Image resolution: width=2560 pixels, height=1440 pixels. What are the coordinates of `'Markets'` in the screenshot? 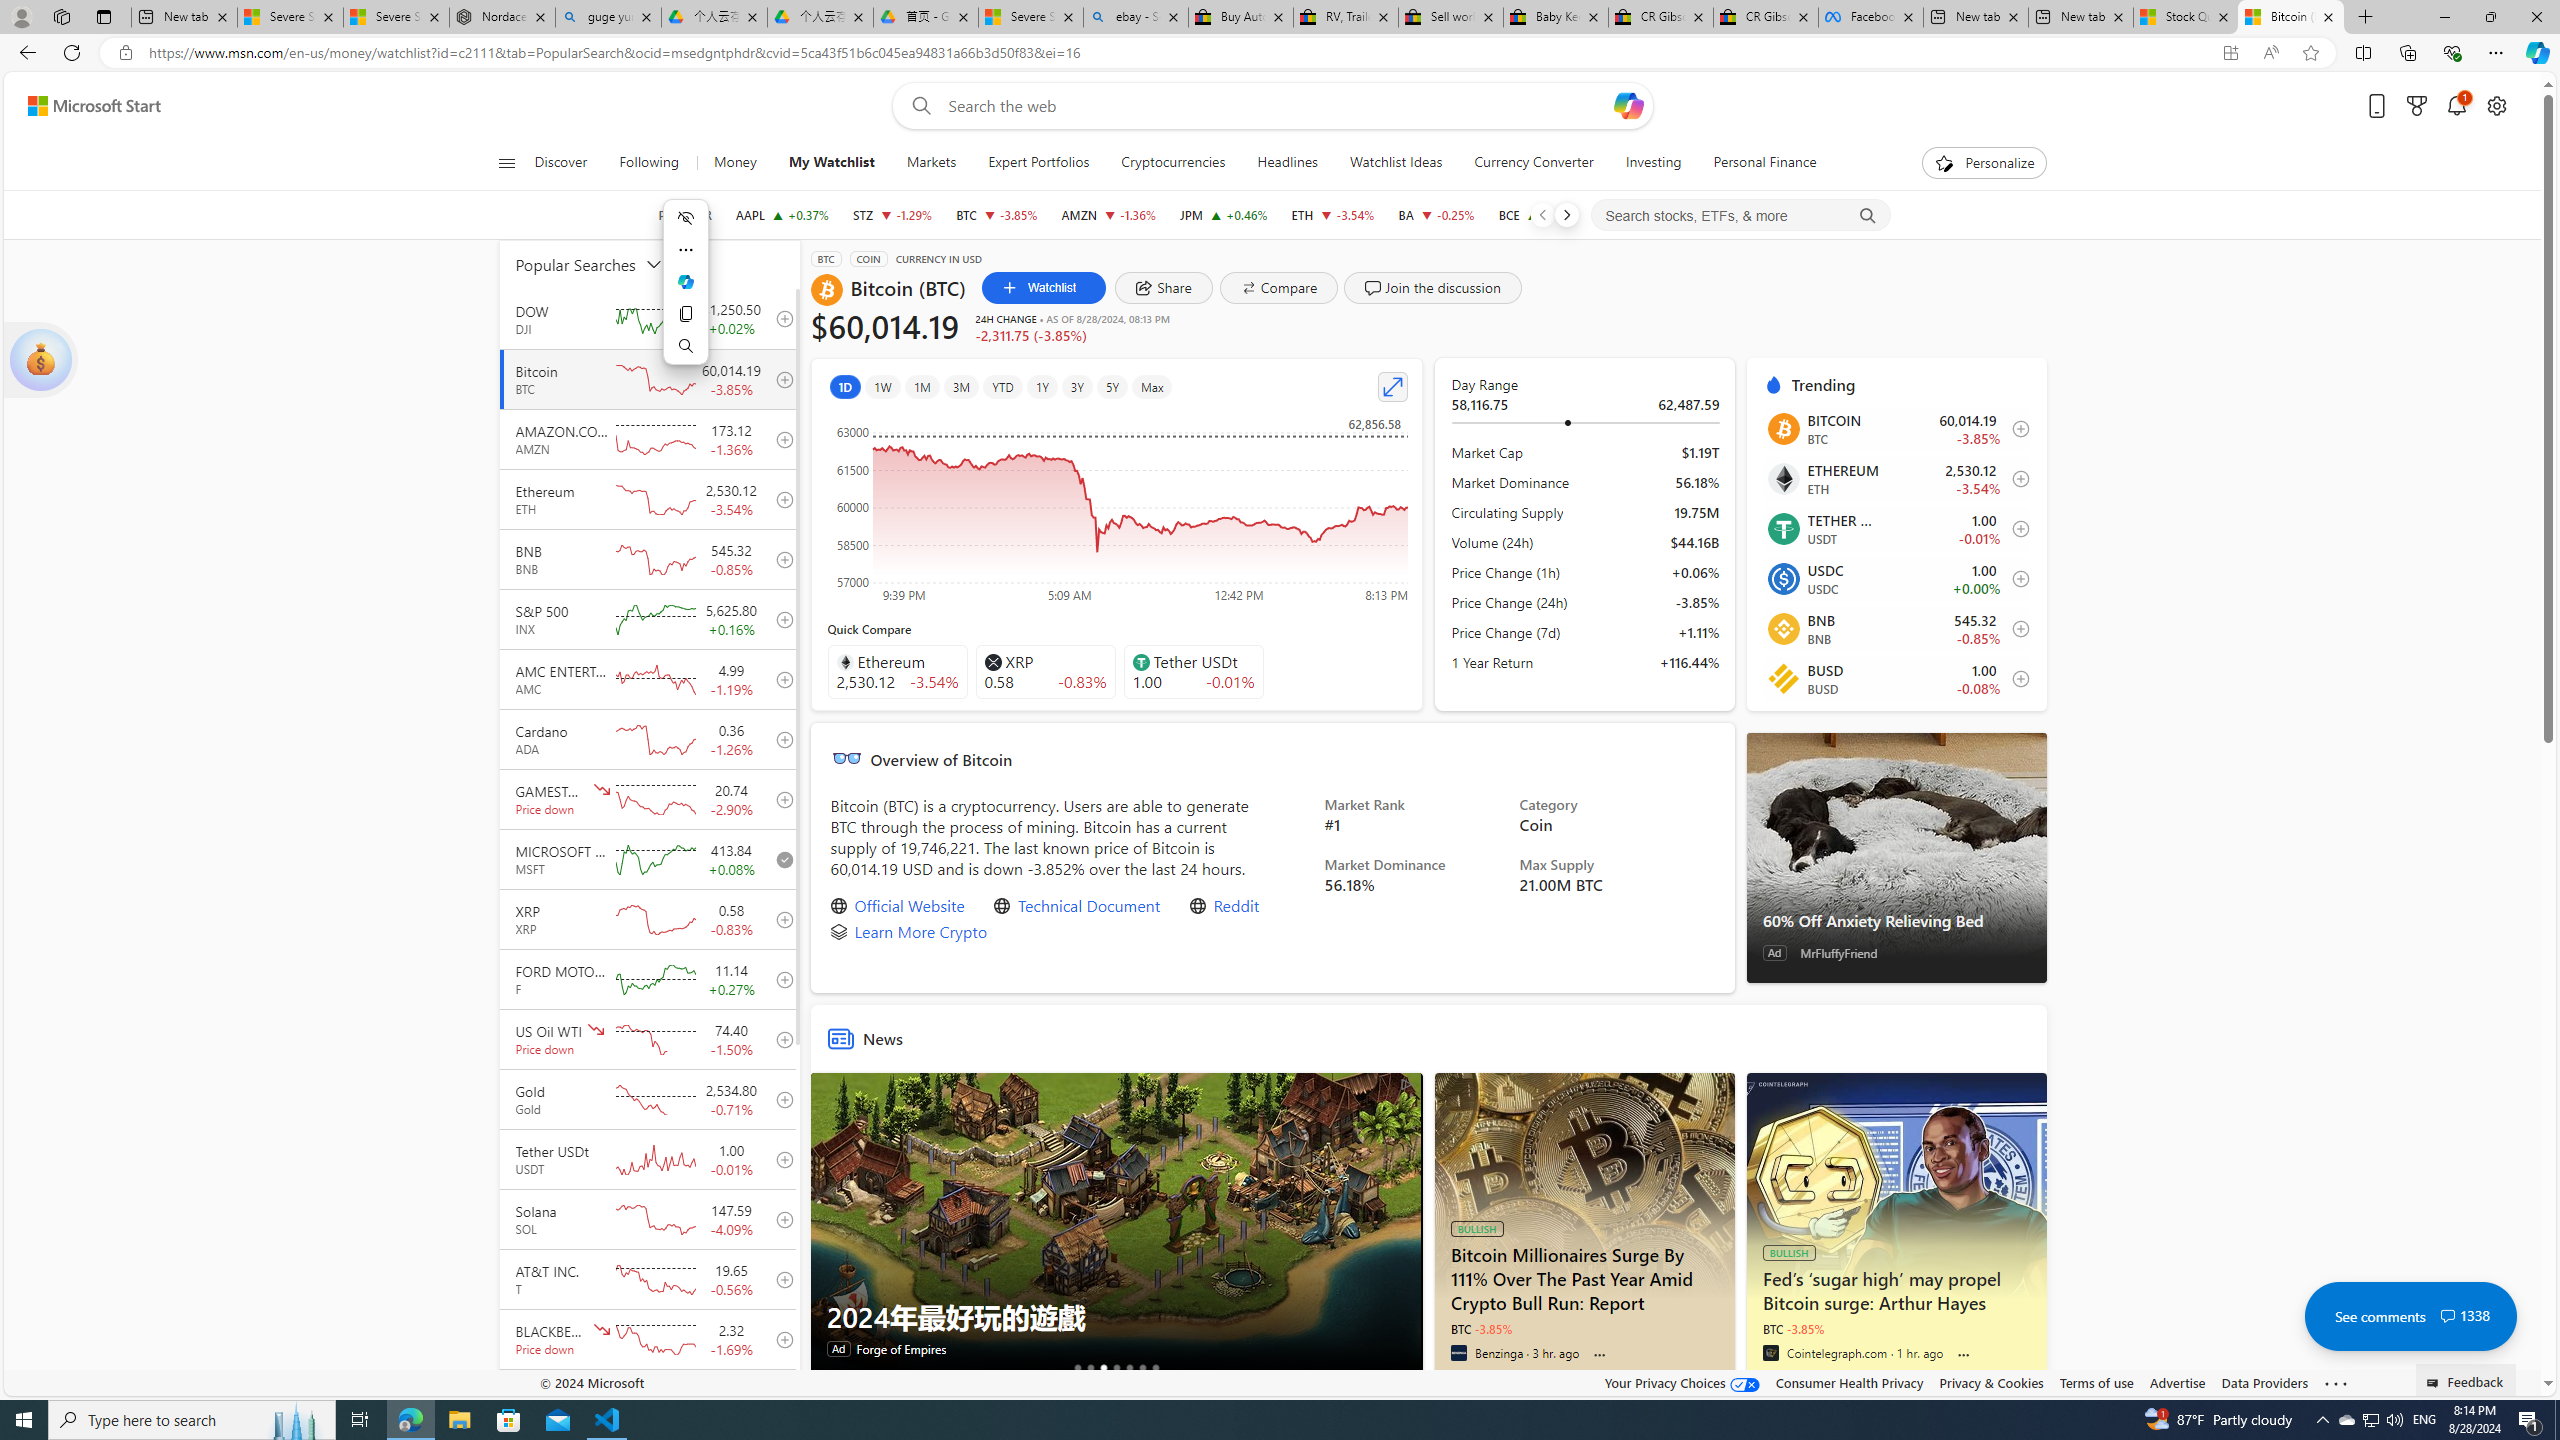 It's located at (930, 162).